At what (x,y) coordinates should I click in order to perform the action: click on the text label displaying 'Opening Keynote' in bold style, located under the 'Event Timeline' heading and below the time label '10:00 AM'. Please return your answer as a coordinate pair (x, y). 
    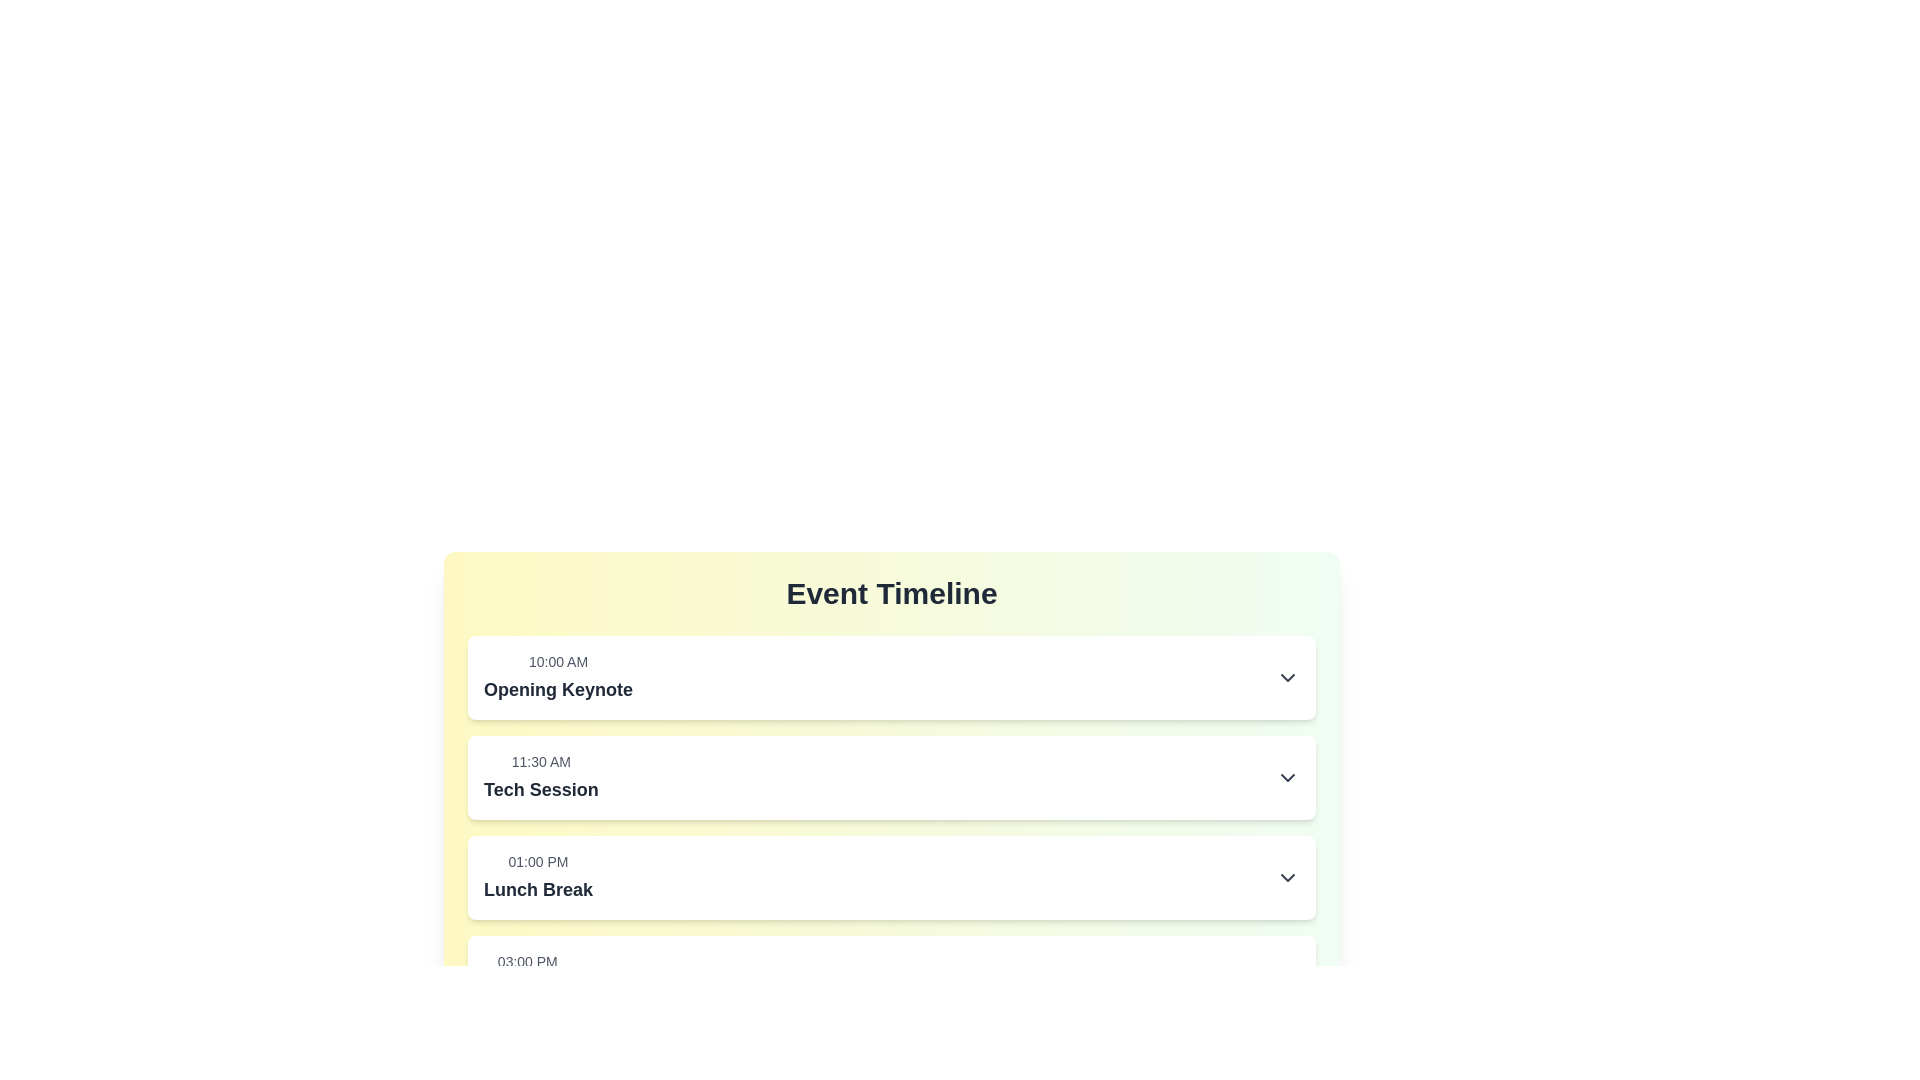
    Looking at the image, I should click on (558, 689).